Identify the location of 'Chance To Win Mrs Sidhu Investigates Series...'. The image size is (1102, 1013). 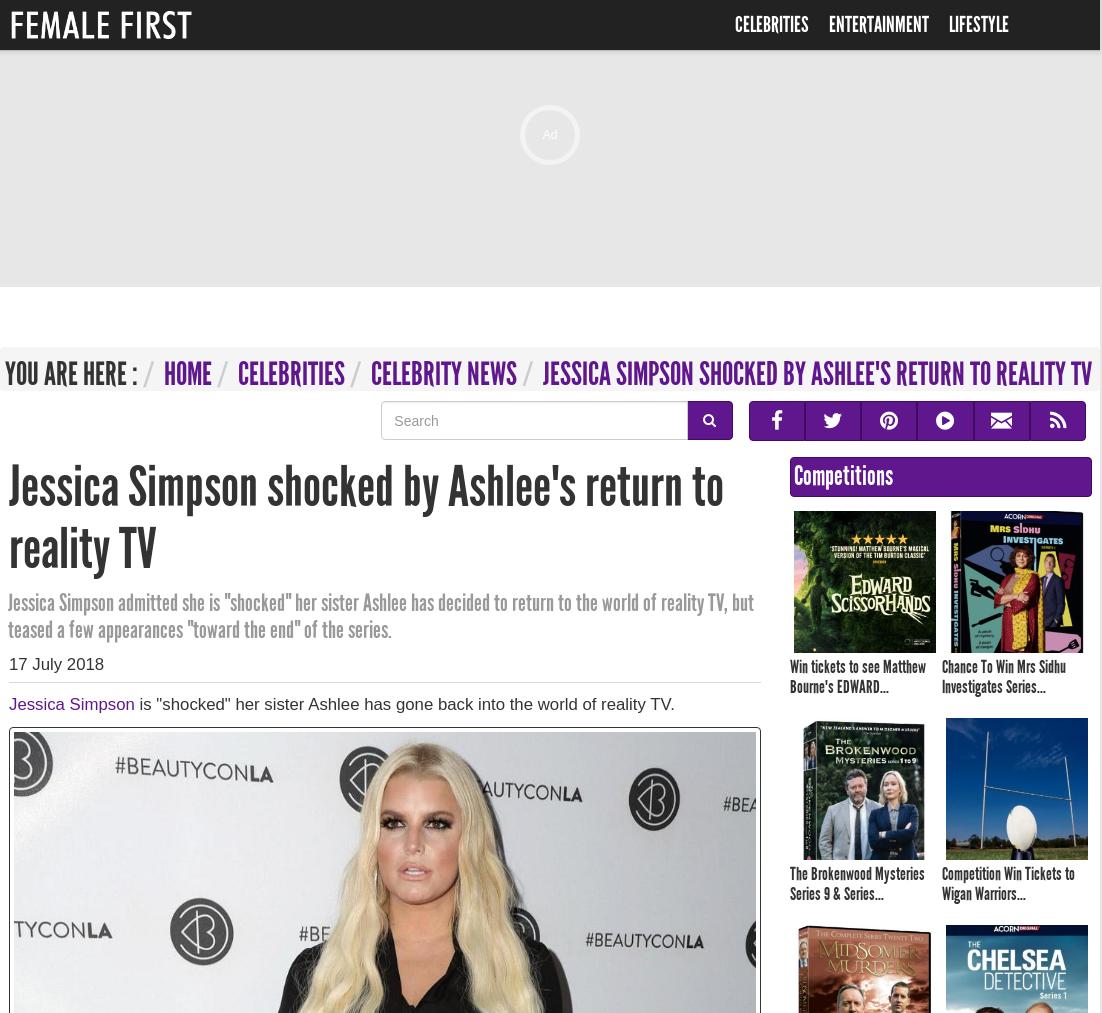
(1003, 675).